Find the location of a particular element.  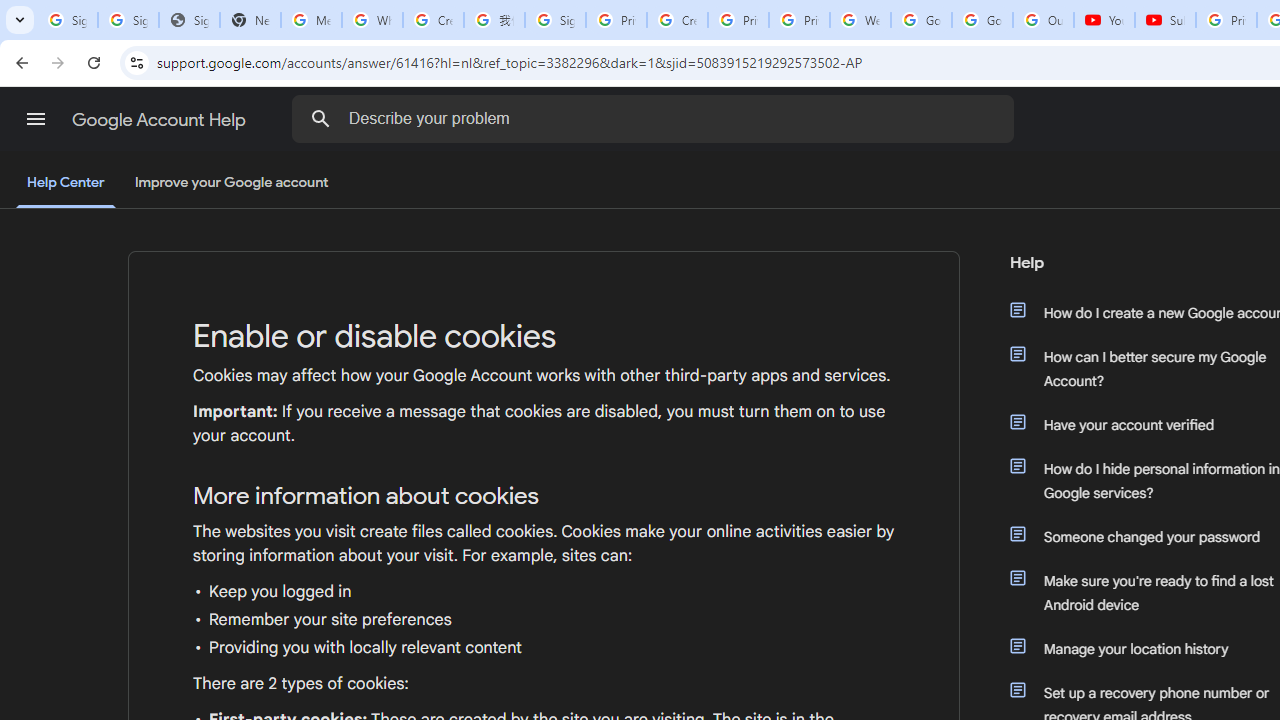

'New Tab' is located at coordinates (249, 20).